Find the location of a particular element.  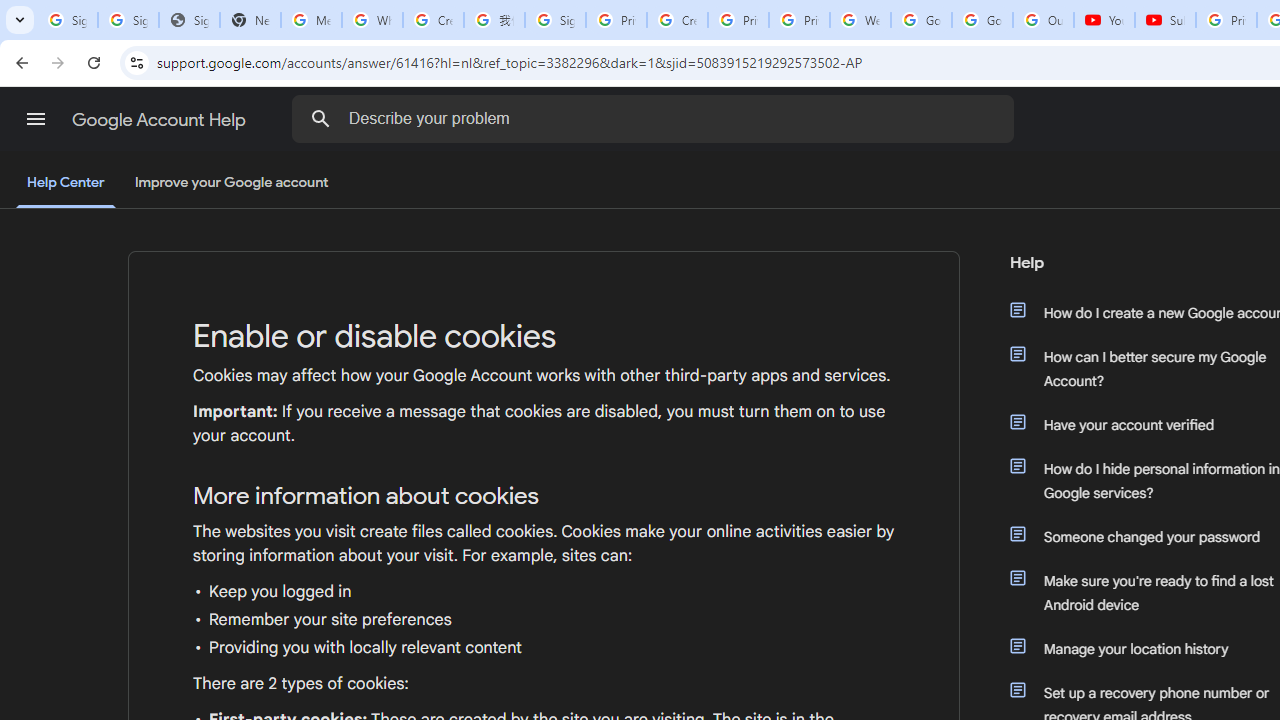

'New Tab' is located at coordinates (249, 20).